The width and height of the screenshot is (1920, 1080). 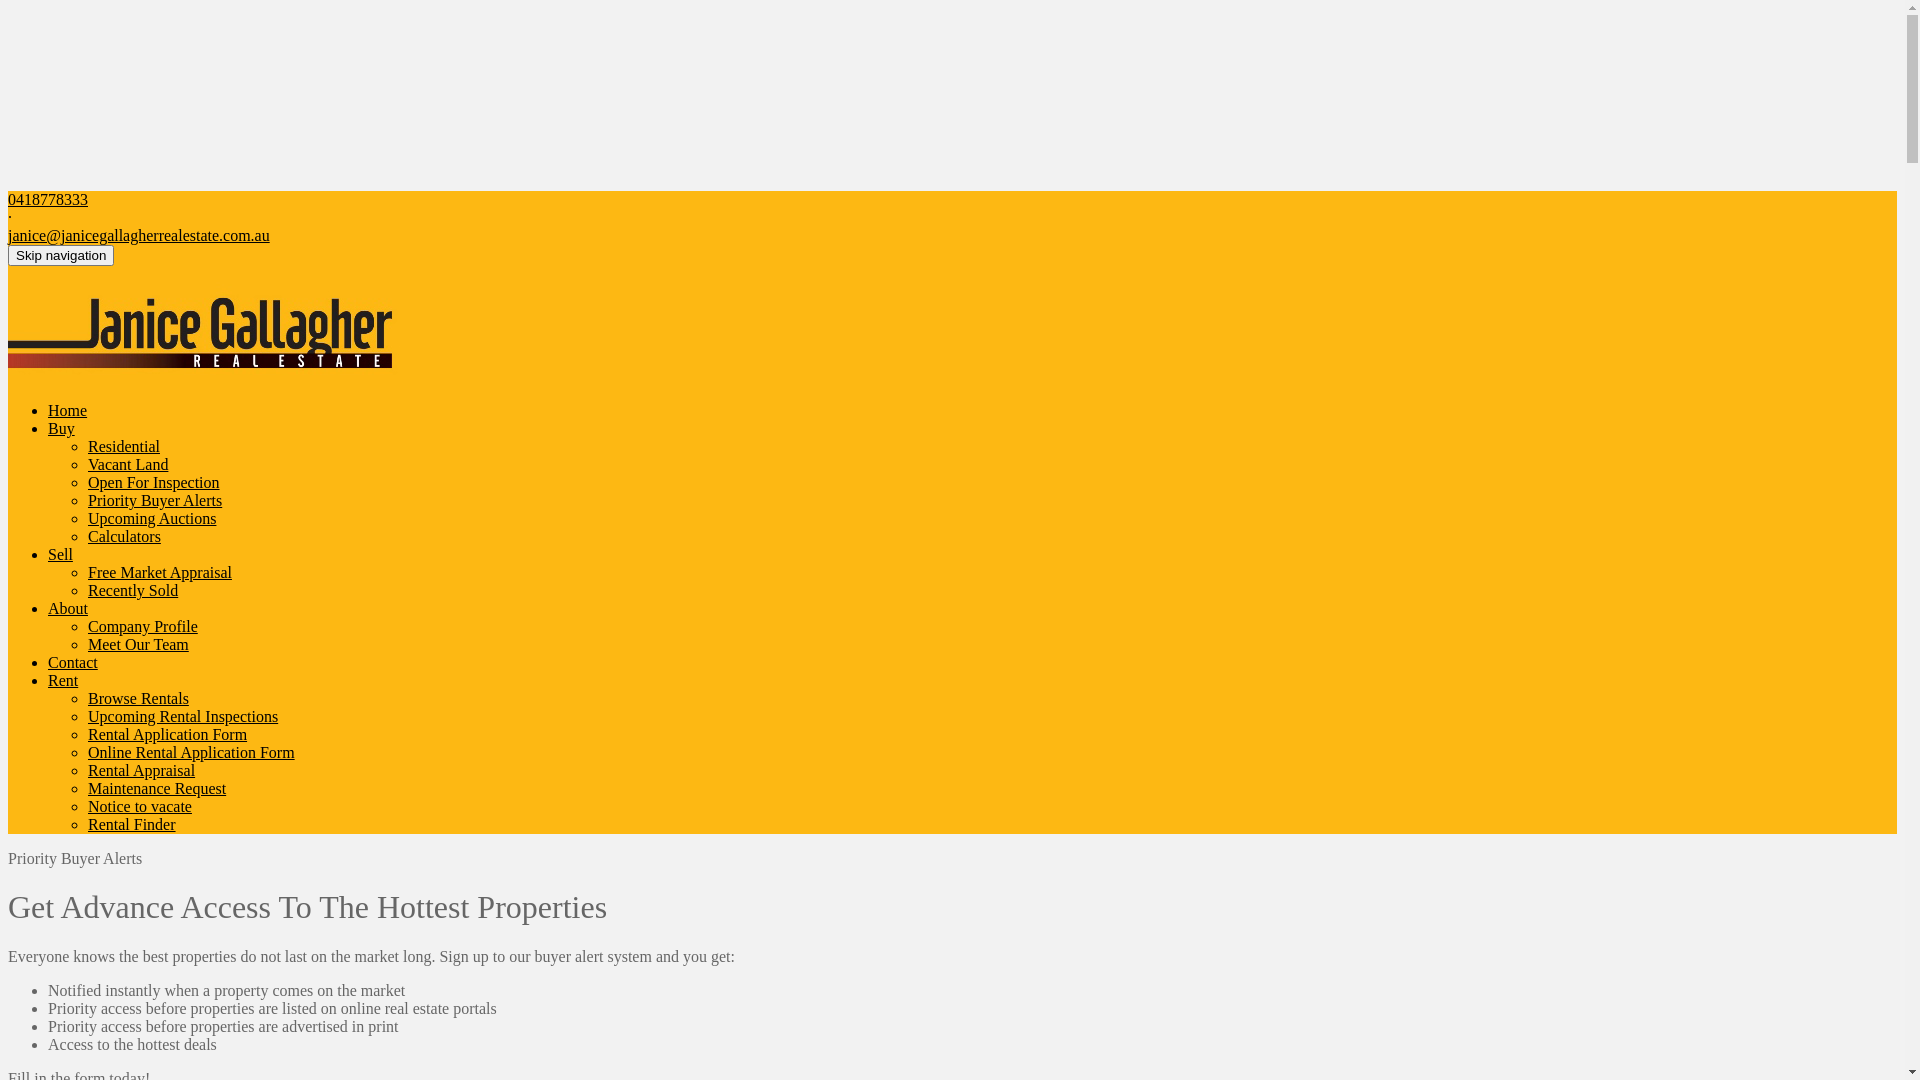 What do you see at coordinates (158, 572) in the screenshot?
I see `'Free Market Appraisal'` at bounding box center [158, 572].